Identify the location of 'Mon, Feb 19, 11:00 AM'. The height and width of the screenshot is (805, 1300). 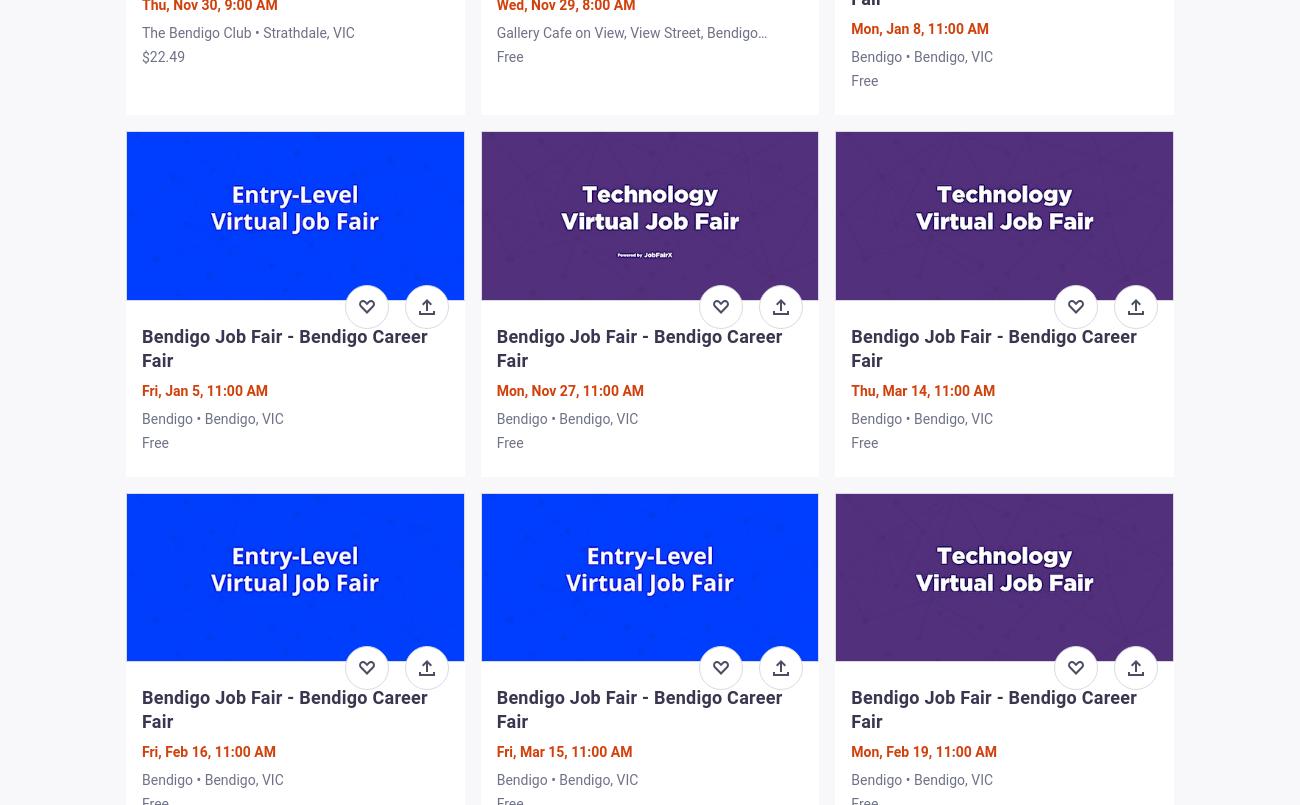
(923, 749).